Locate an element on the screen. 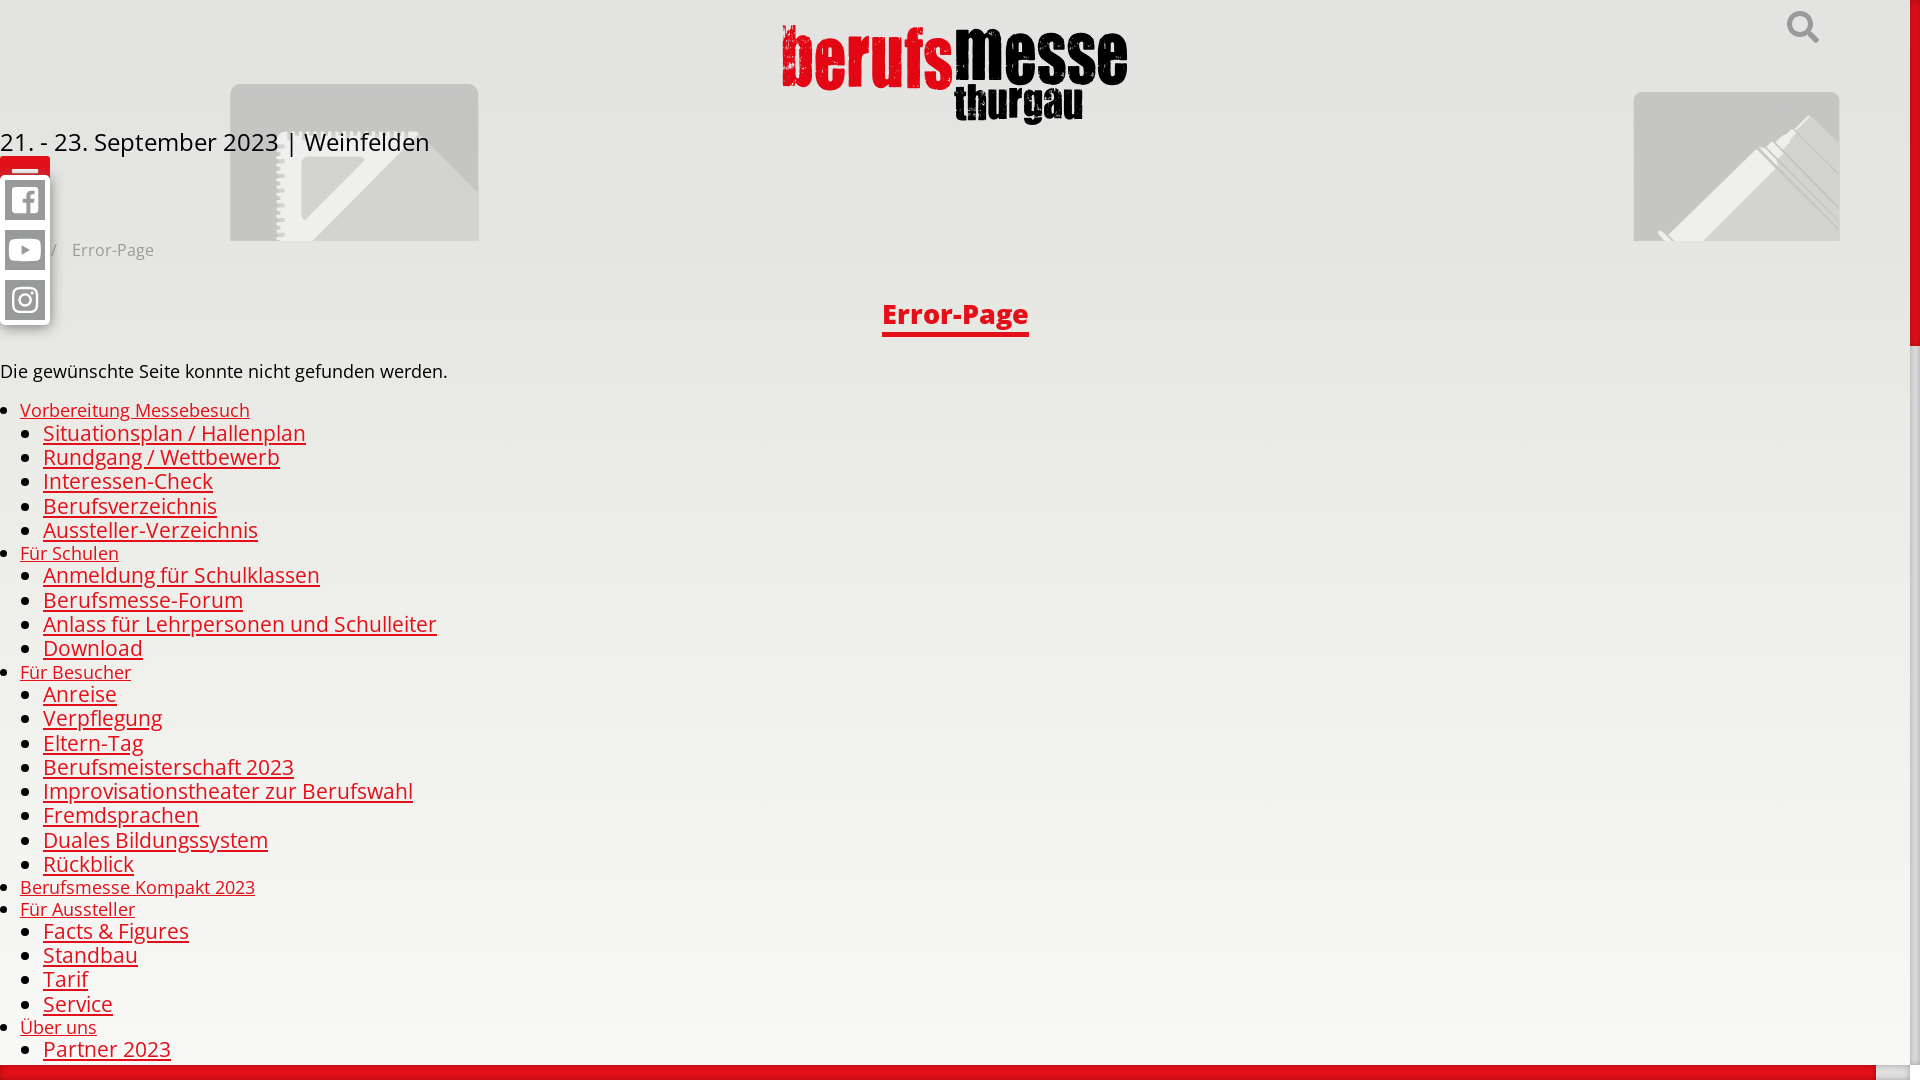  'Standbau' is located at coordinates (89, 953).